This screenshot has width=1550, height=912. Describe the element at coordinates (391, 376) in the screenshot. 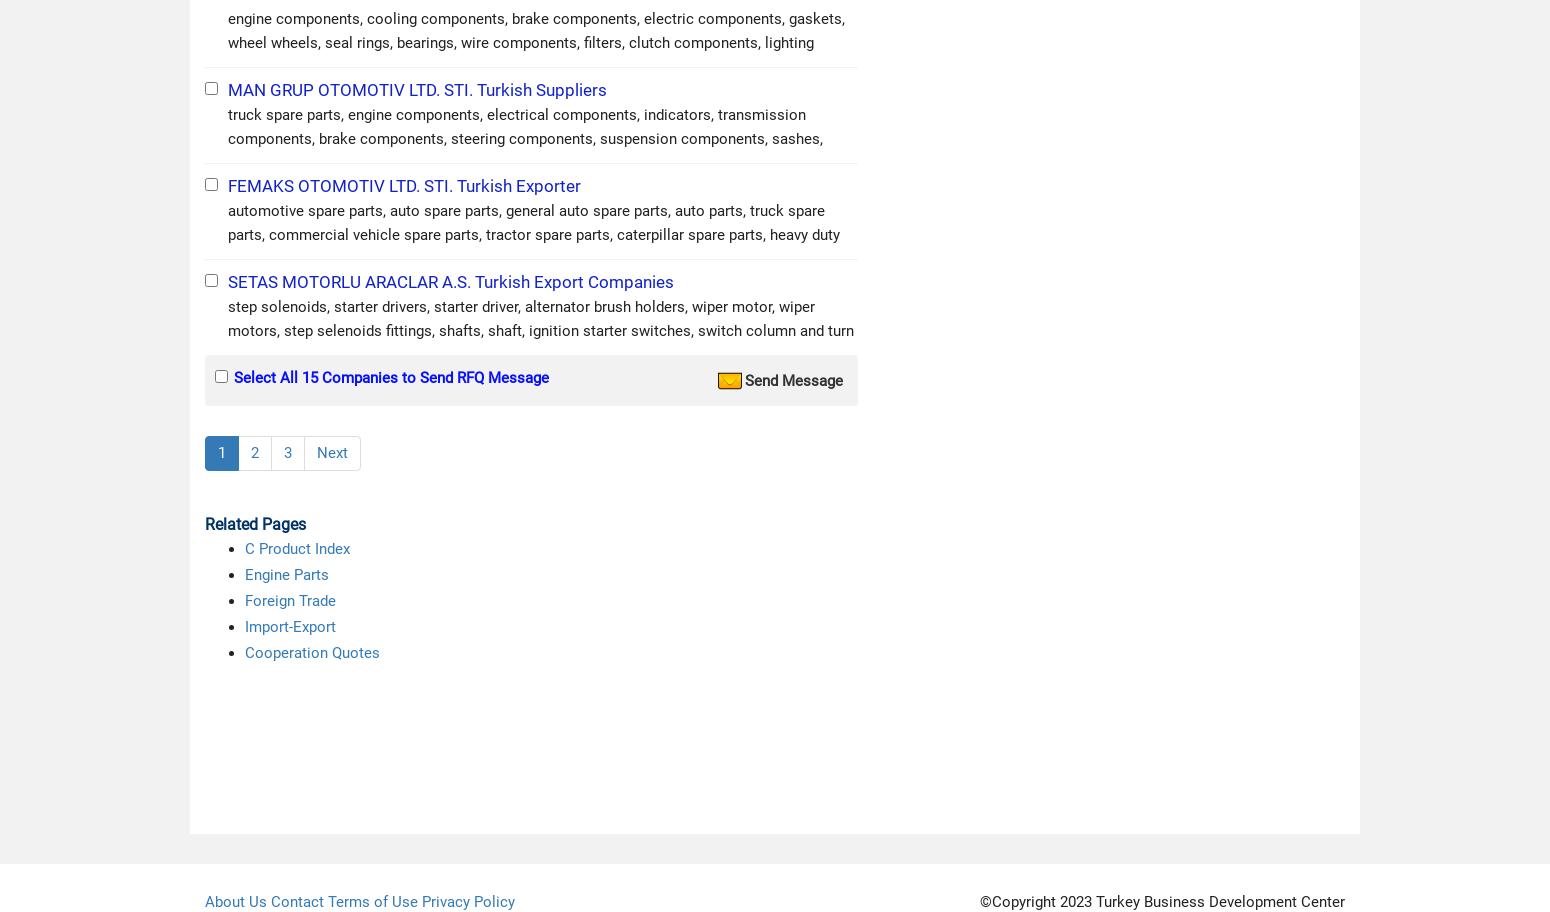

I see `'Select All 15 Companies to Send RFQ Message'` at that location.